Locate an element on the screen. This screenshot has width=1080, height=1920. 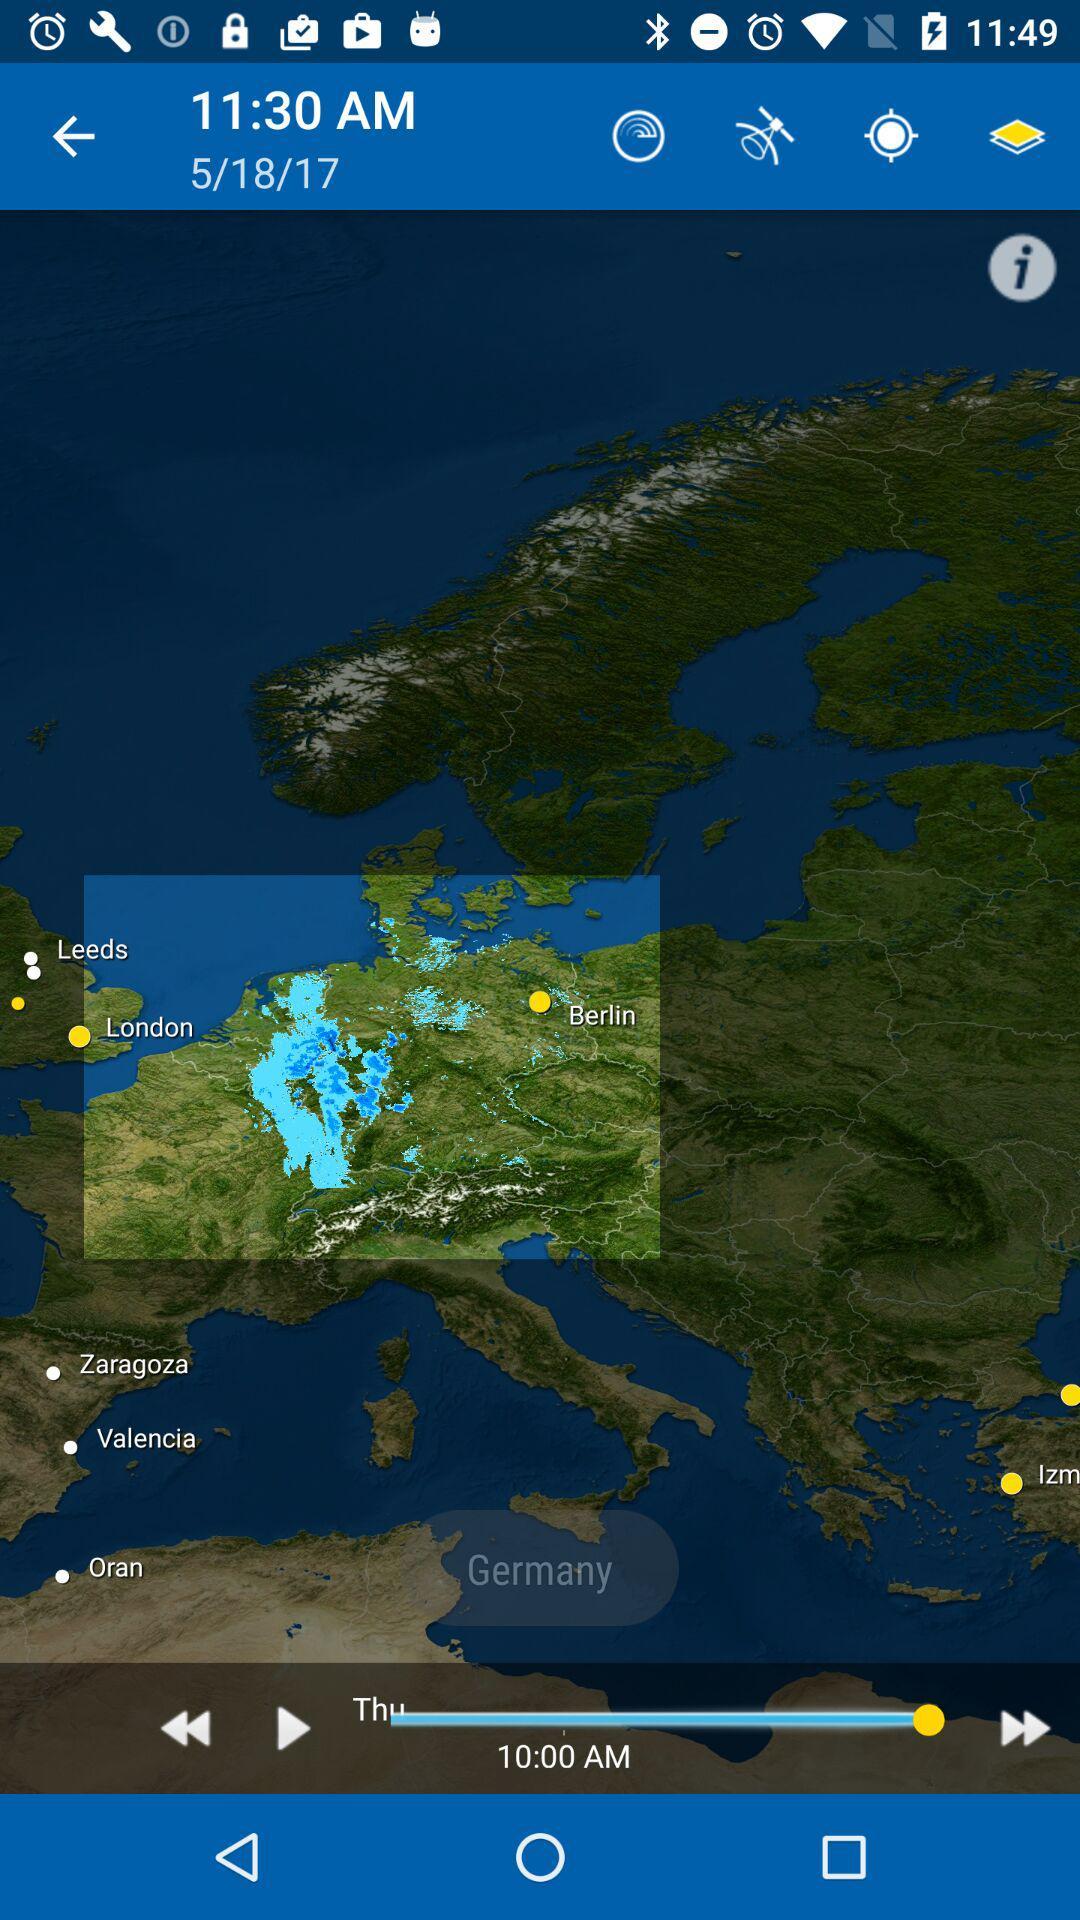
the item below 5/18/17 item is located at coordinates (294, 1727).